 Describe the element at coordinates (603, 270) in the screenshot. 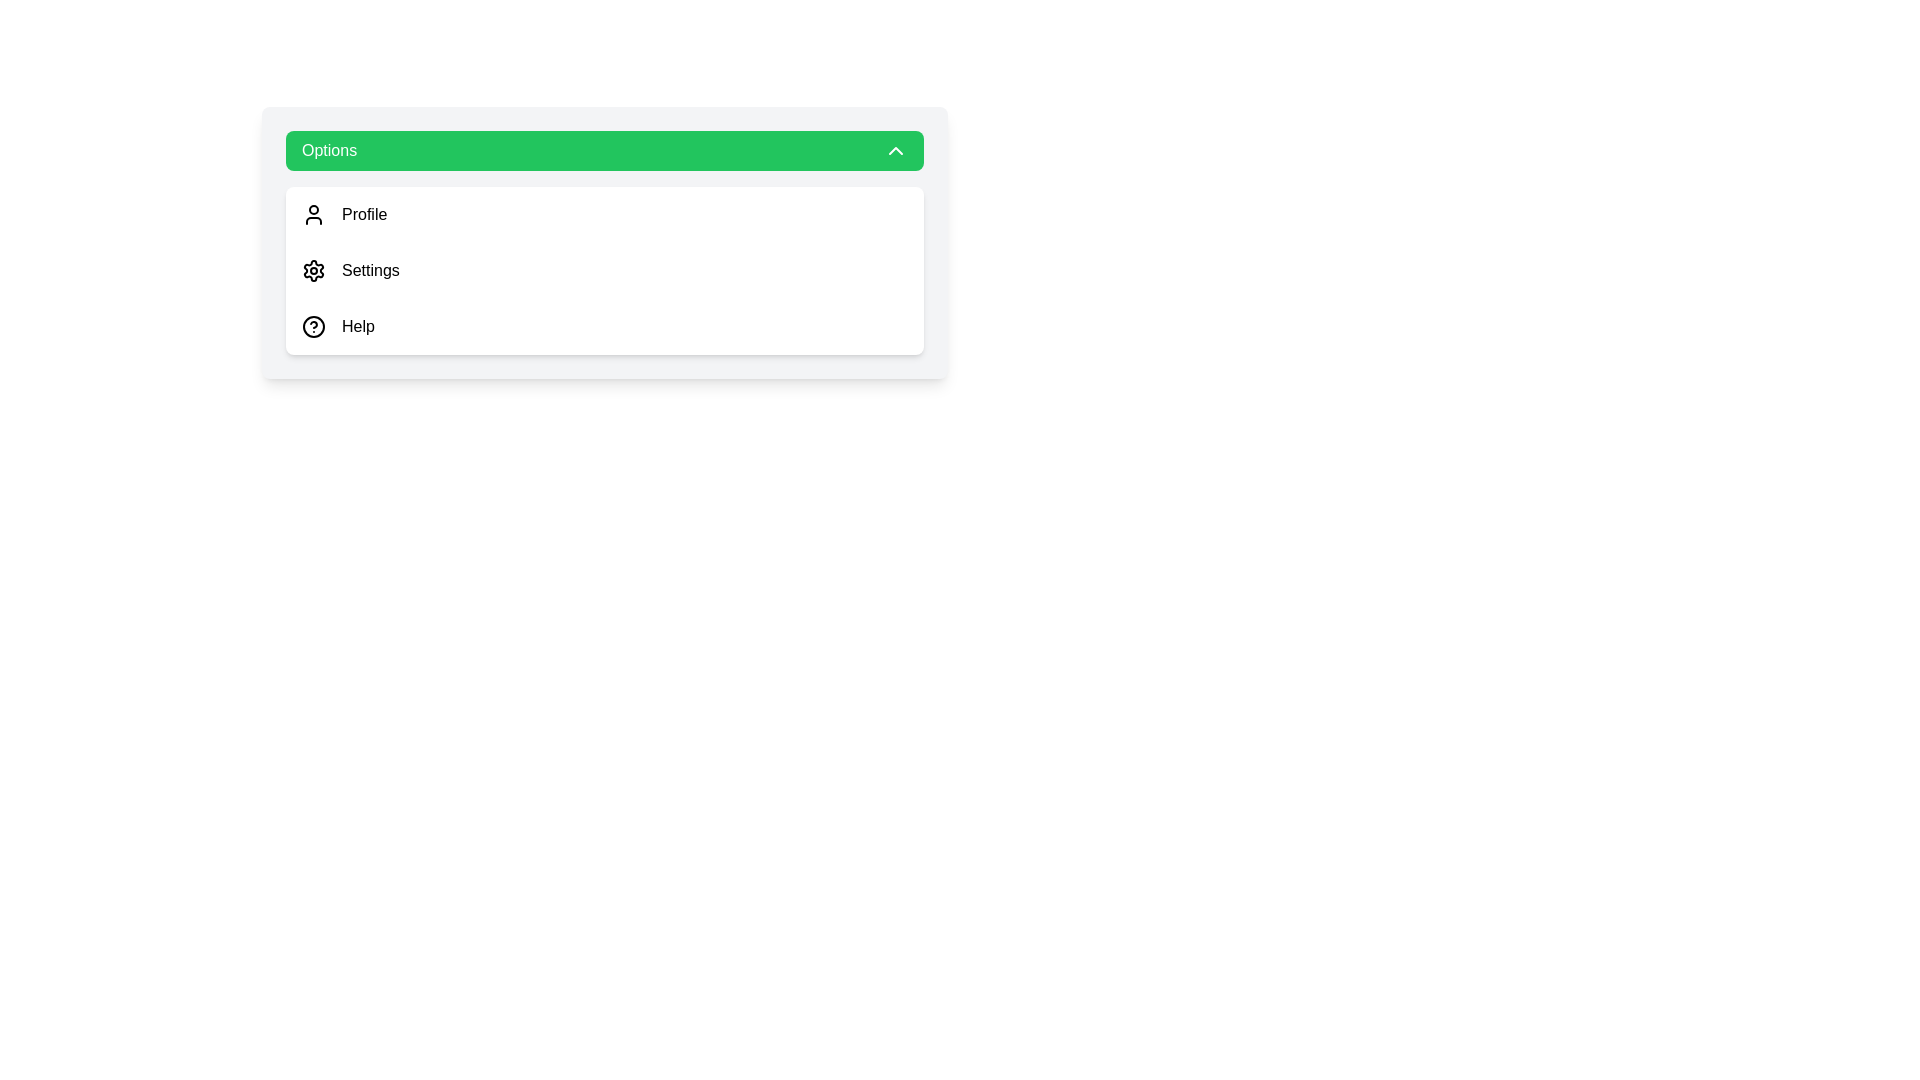

I see `the 'Settings' menu item, which is the second item in a vertical menu list` at that location.